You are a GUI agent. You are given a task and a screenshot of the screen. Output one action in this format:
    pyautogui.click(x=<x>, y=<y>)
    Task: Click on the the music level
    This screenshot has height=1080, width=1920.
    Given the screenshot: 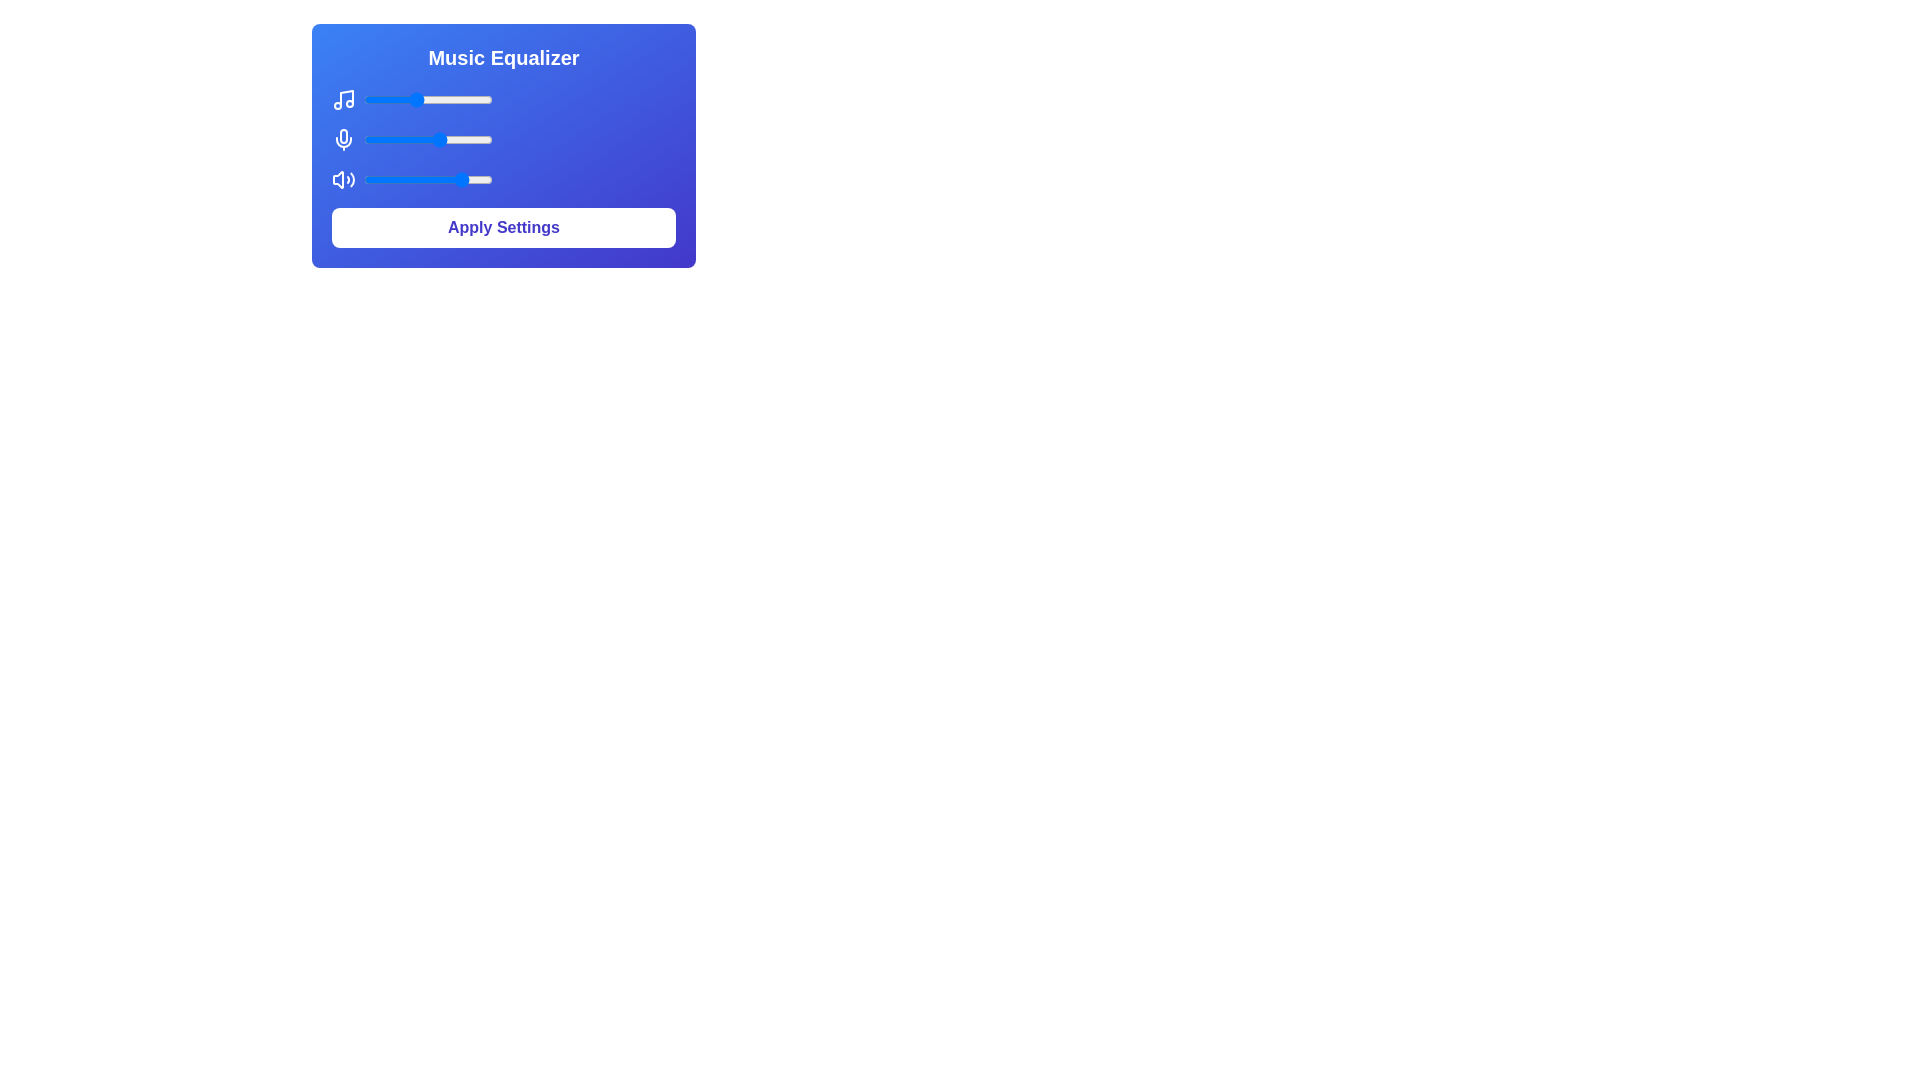 What is the action you would take?
    pyautogui.click(x=367, y=100)
    